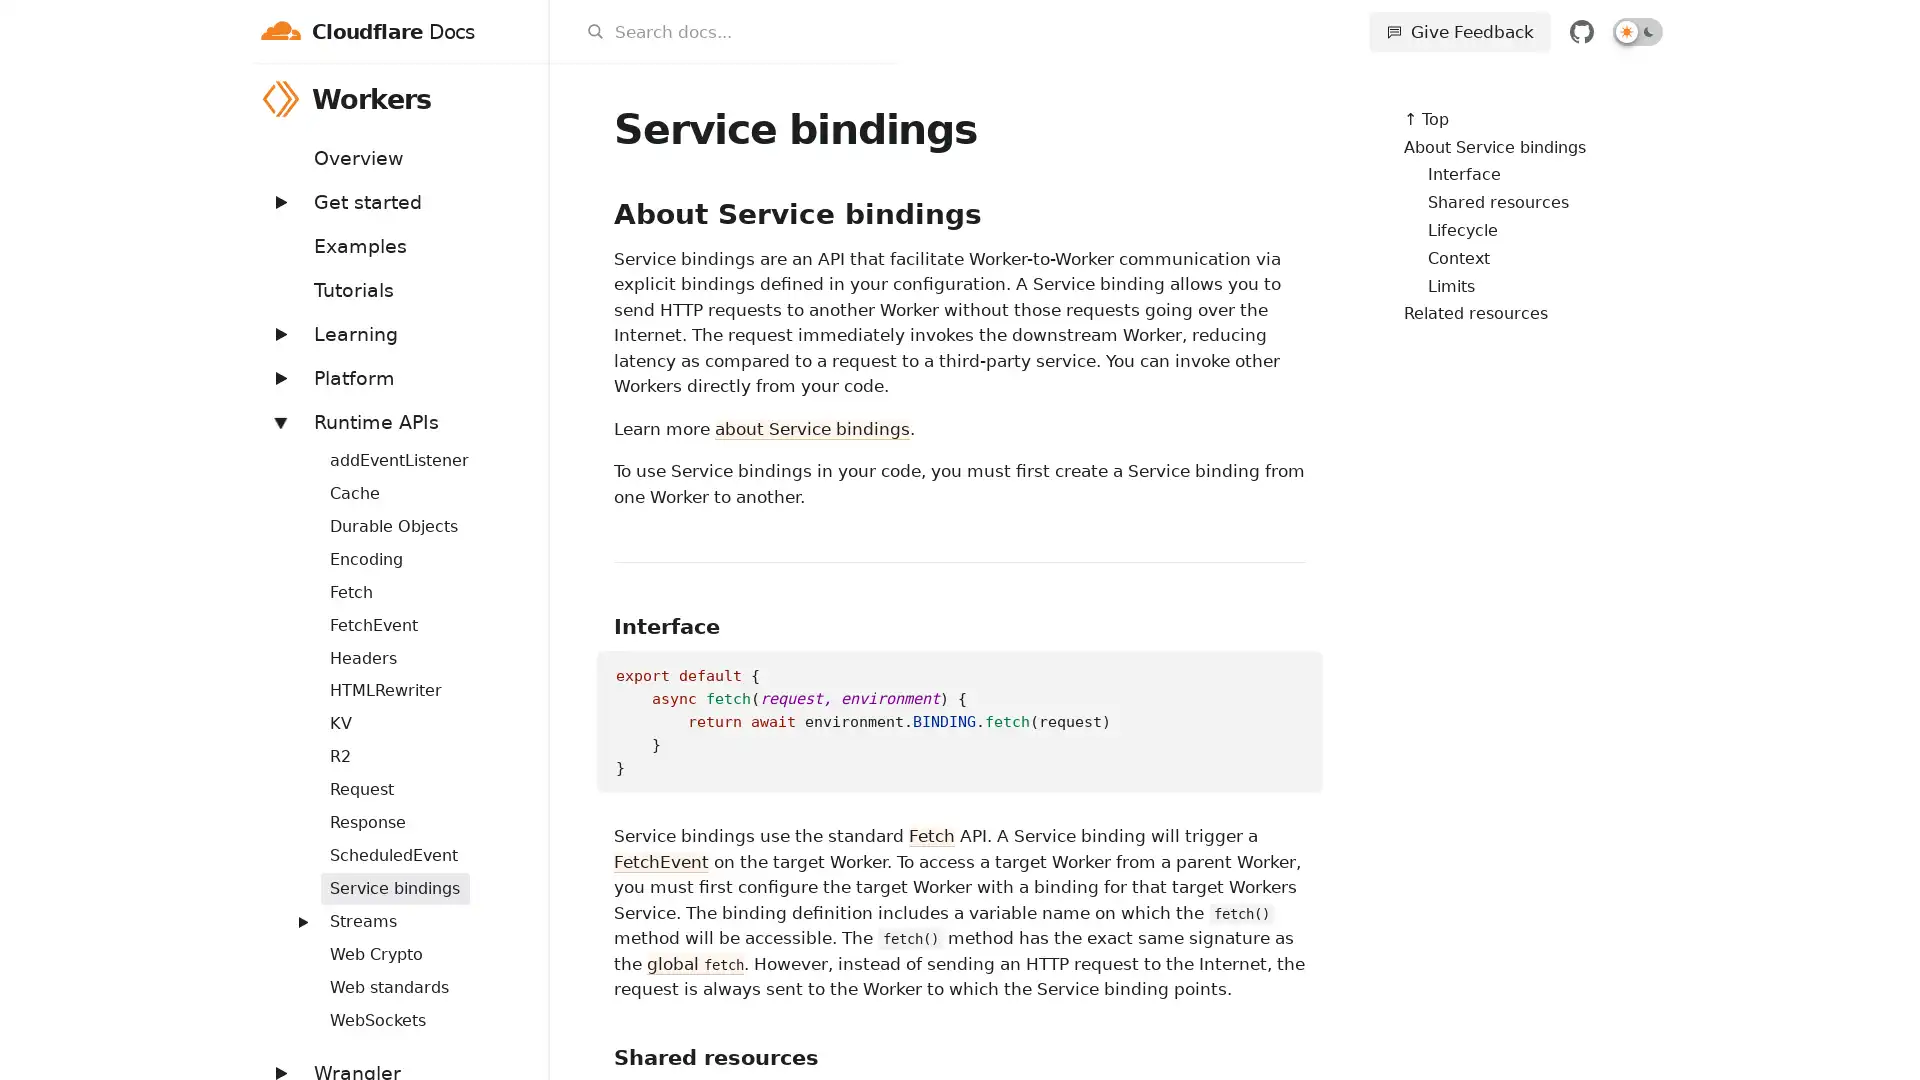 This screenshot has height=1080, width=1920. Describe the element at coordinates (1459, 31) in the screenshot. I see `Give Feedback` at that location.